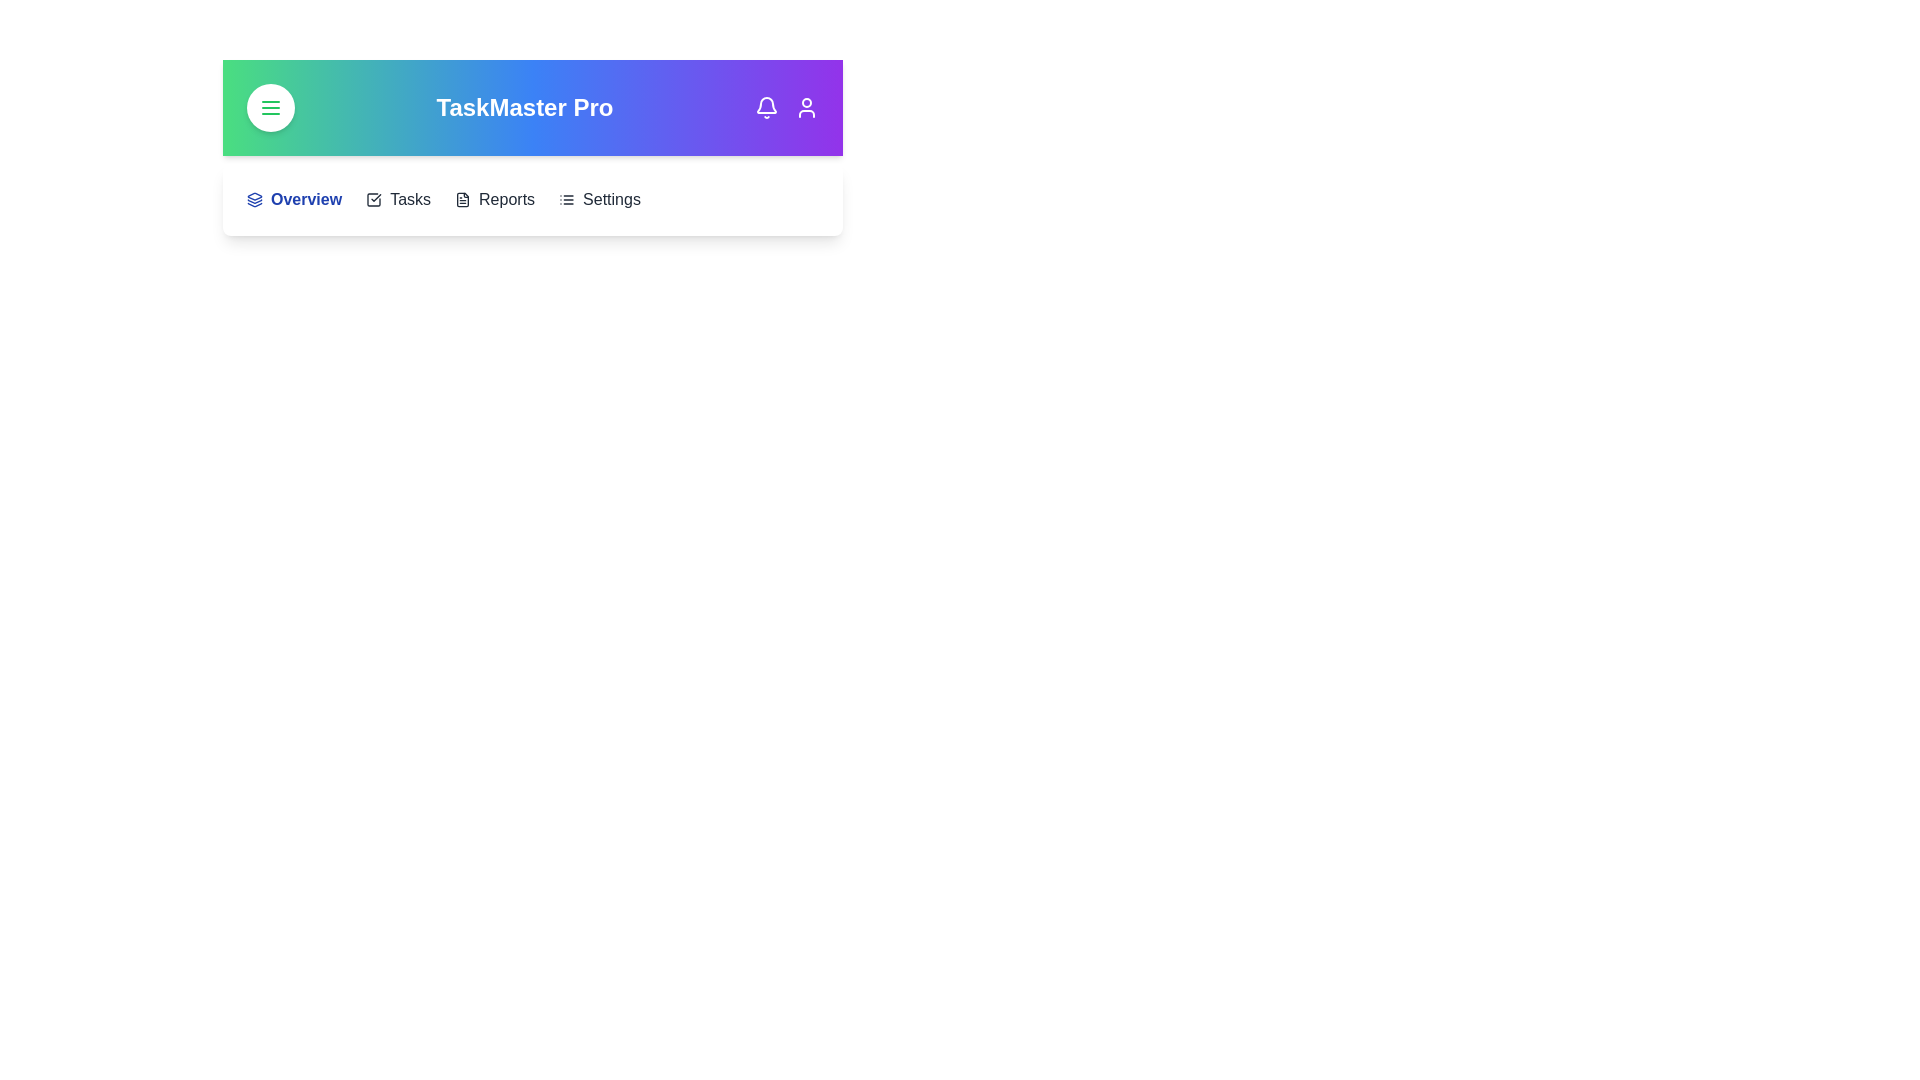 The image size is (1920, 1080). Describe the element at coordinates (398, 200) in the screenshot. I see `the tab Tasks from the navigation bar` at that location.